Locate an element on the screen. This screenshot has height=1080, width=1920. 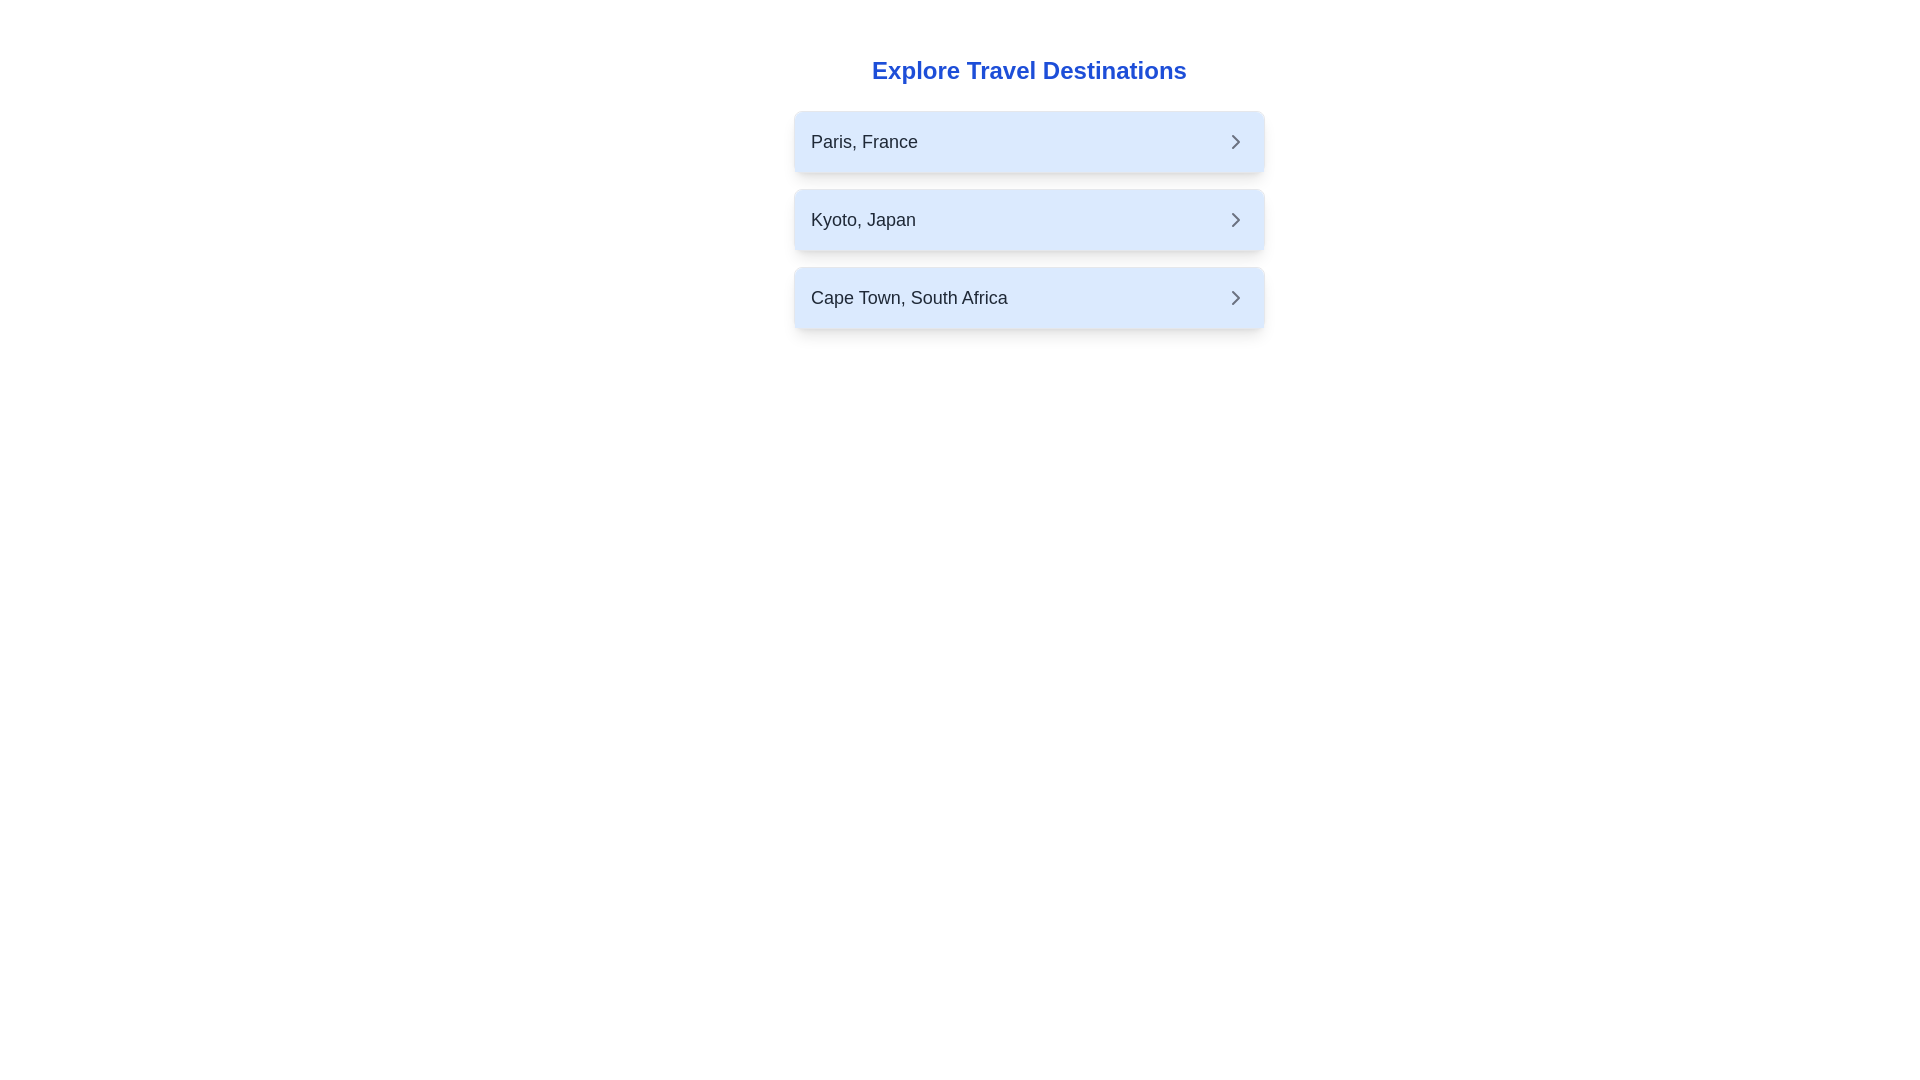
the Header text that summarizes the content above the destination cards is located at coordinates (1029, 69).